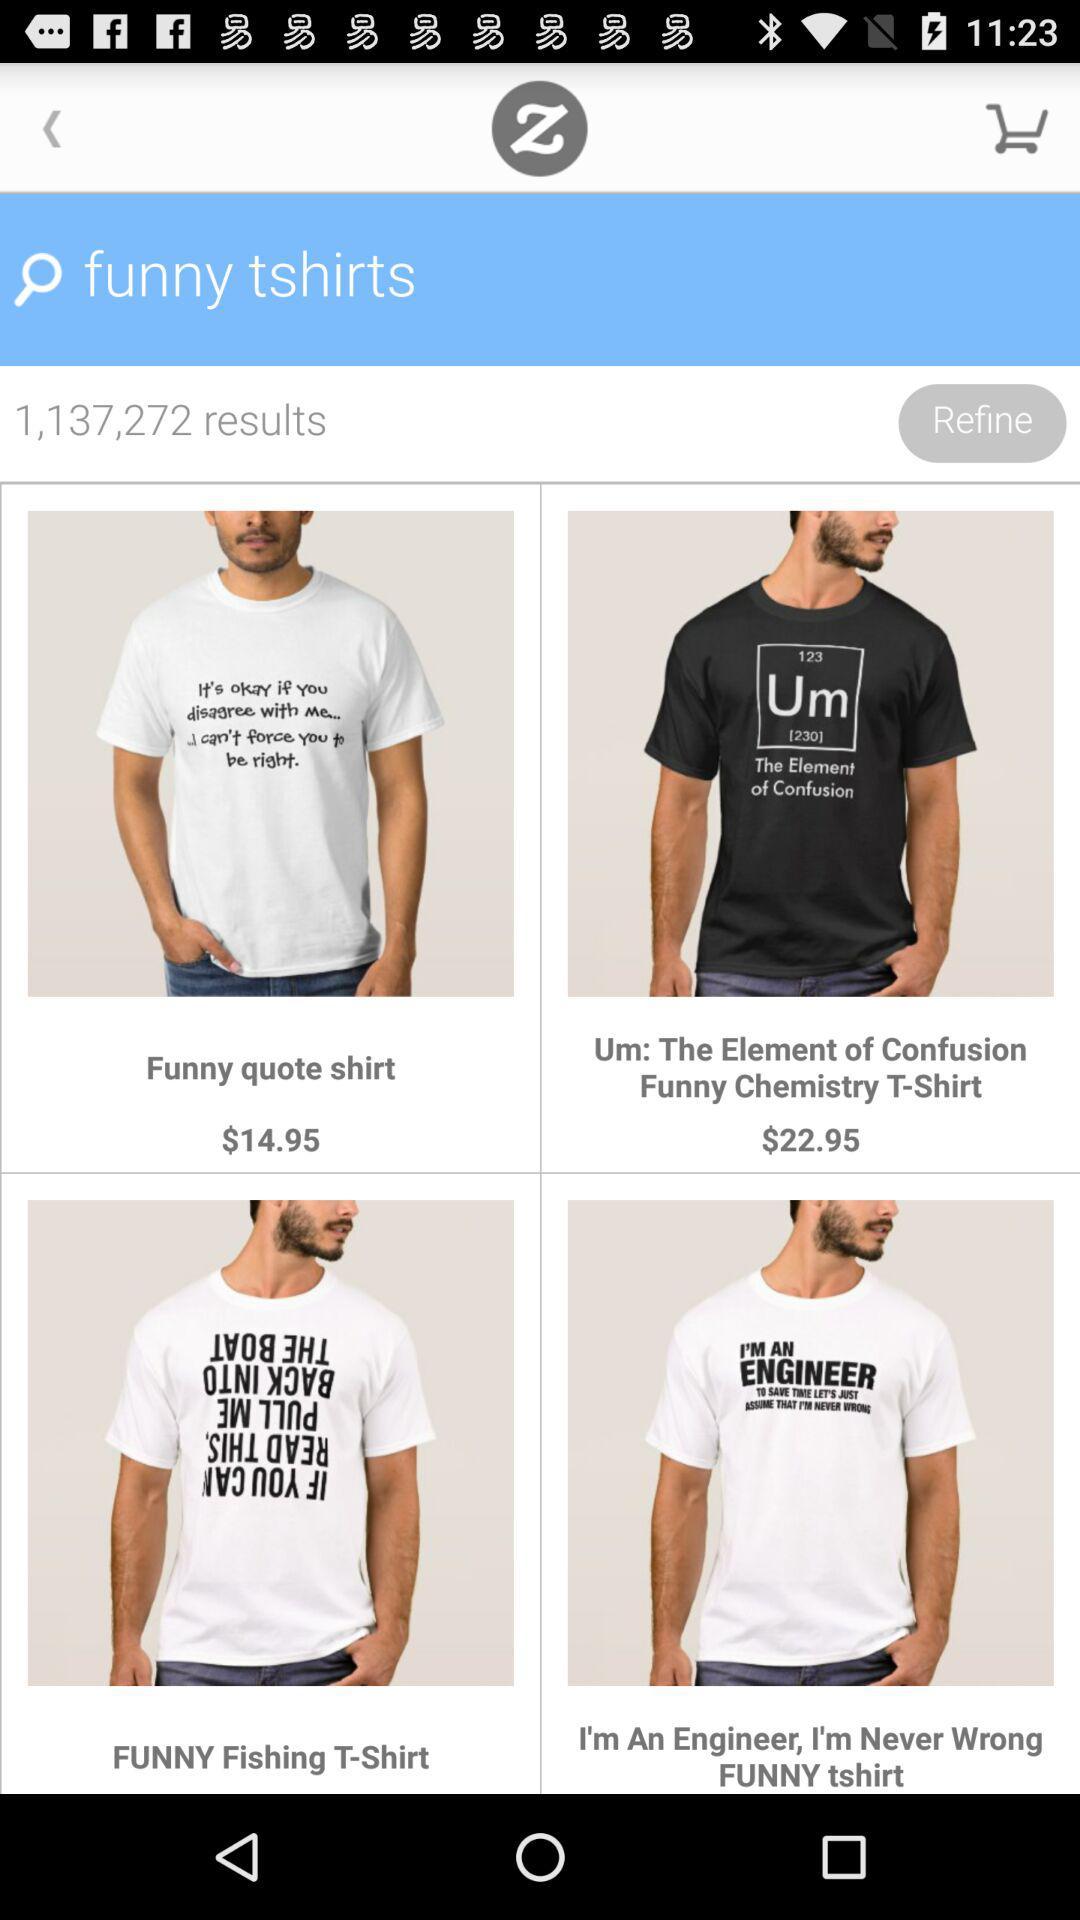  Describe the element at coordinates (981, 422) in the screenshot. I see `the item next to 1 137 272 icon` at that location.